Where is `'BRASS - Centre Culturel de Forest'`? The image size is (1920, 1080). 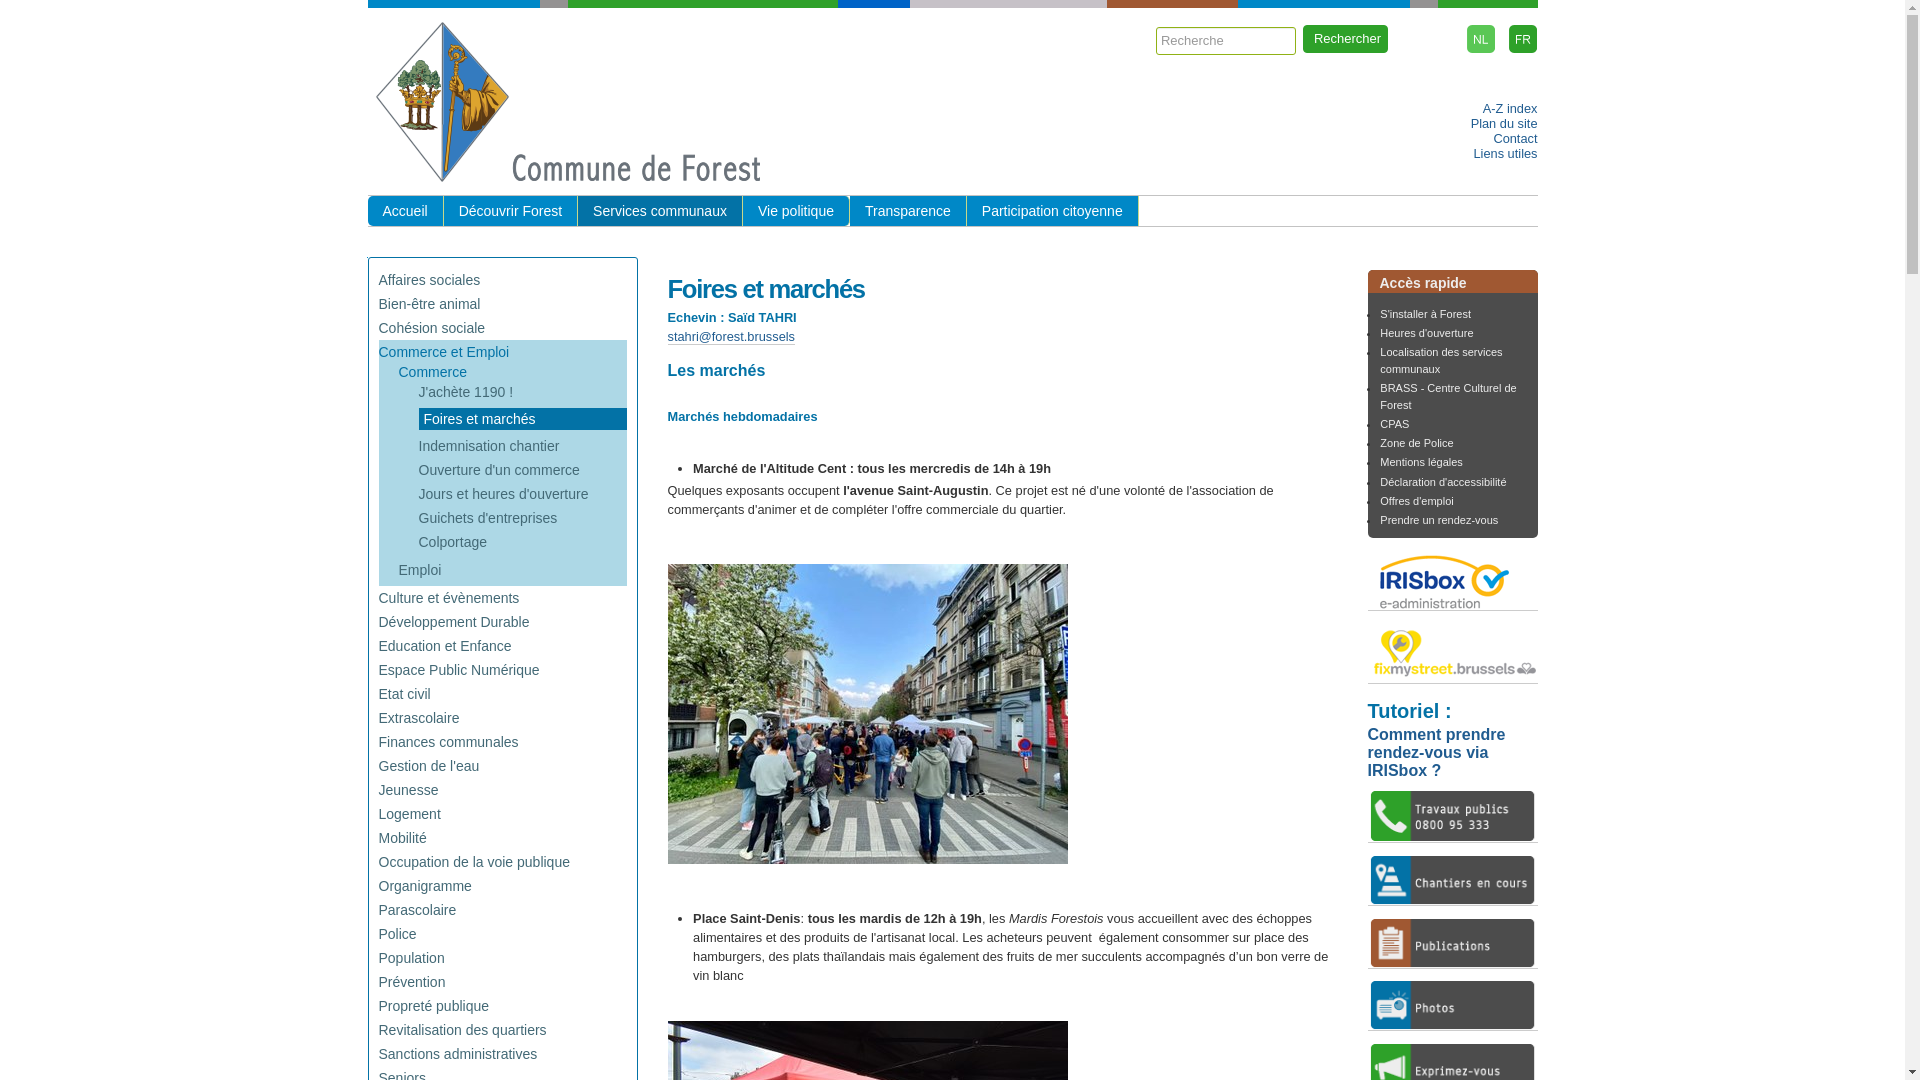 'BRASS - Centre Culturel de Forest' is located at coordinates (1448, 396).